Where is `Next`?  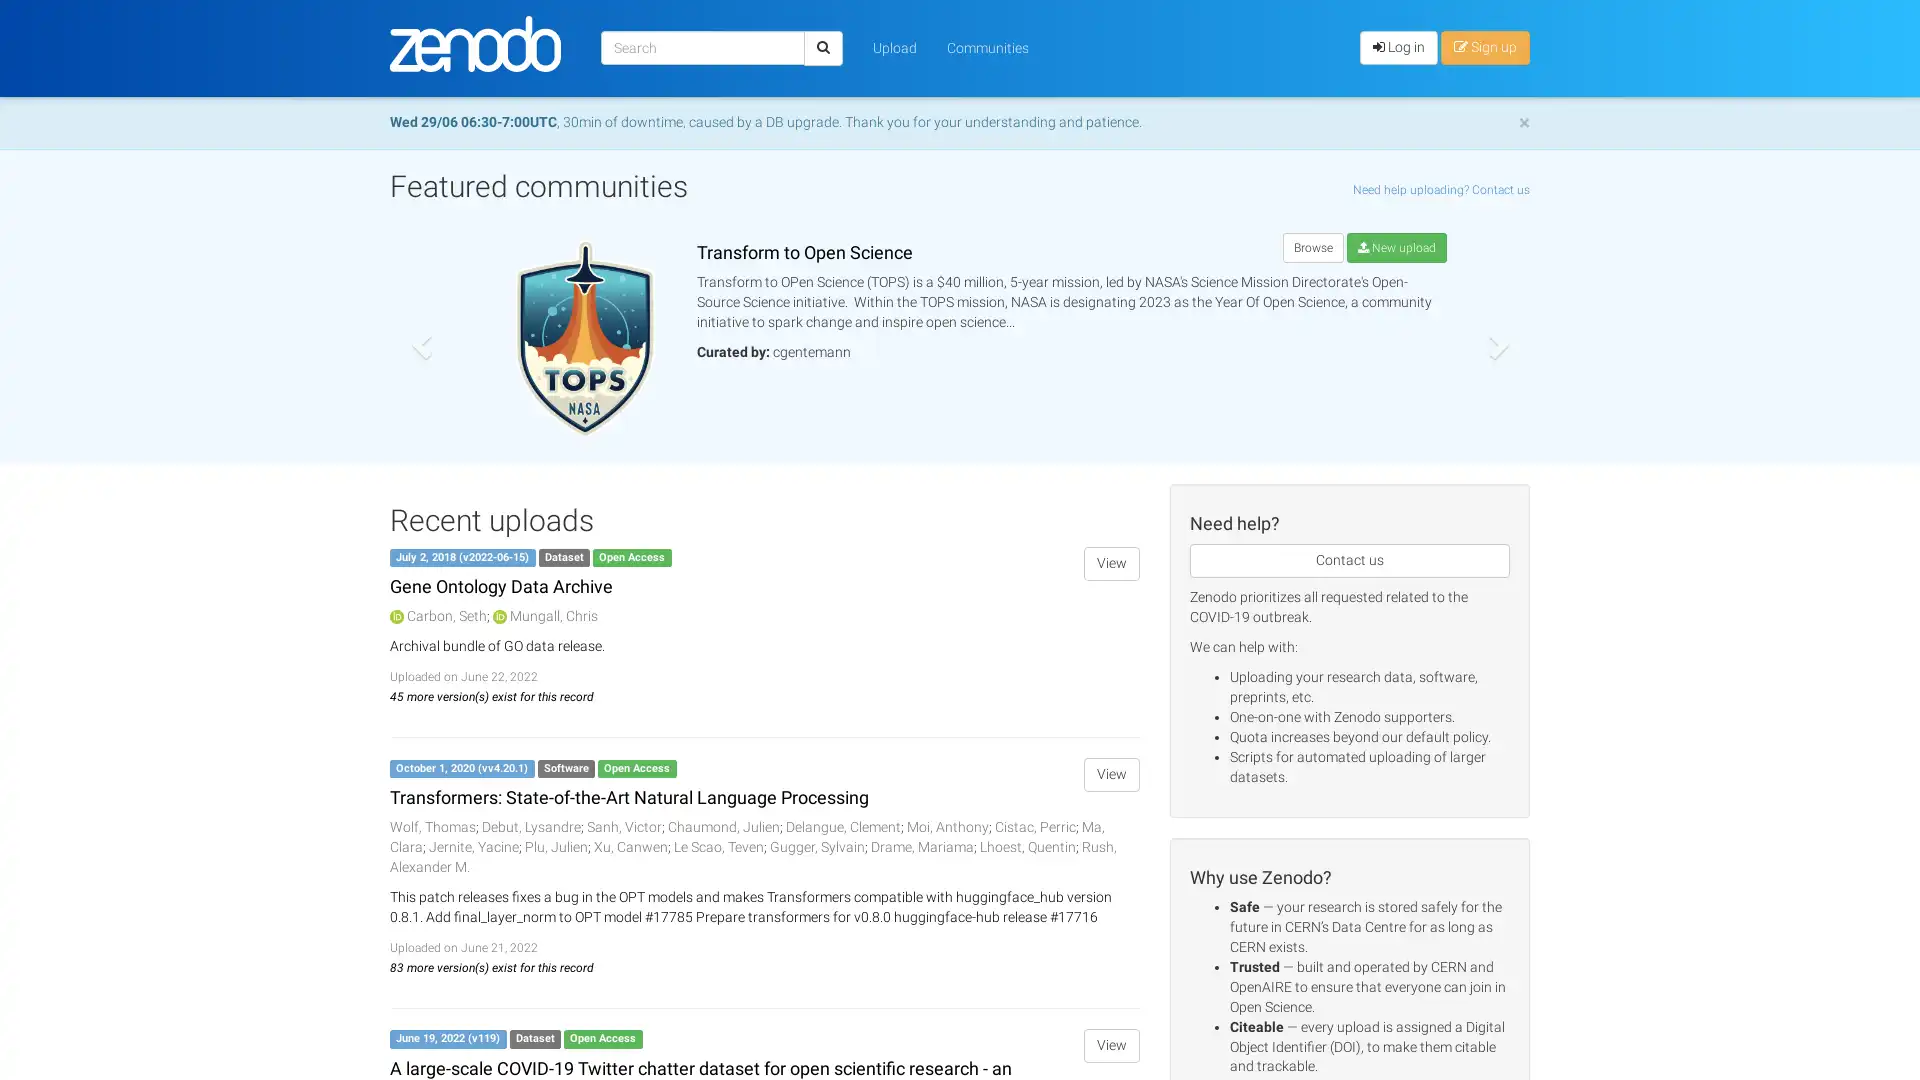 Next is located at coordinates (1501, 337).